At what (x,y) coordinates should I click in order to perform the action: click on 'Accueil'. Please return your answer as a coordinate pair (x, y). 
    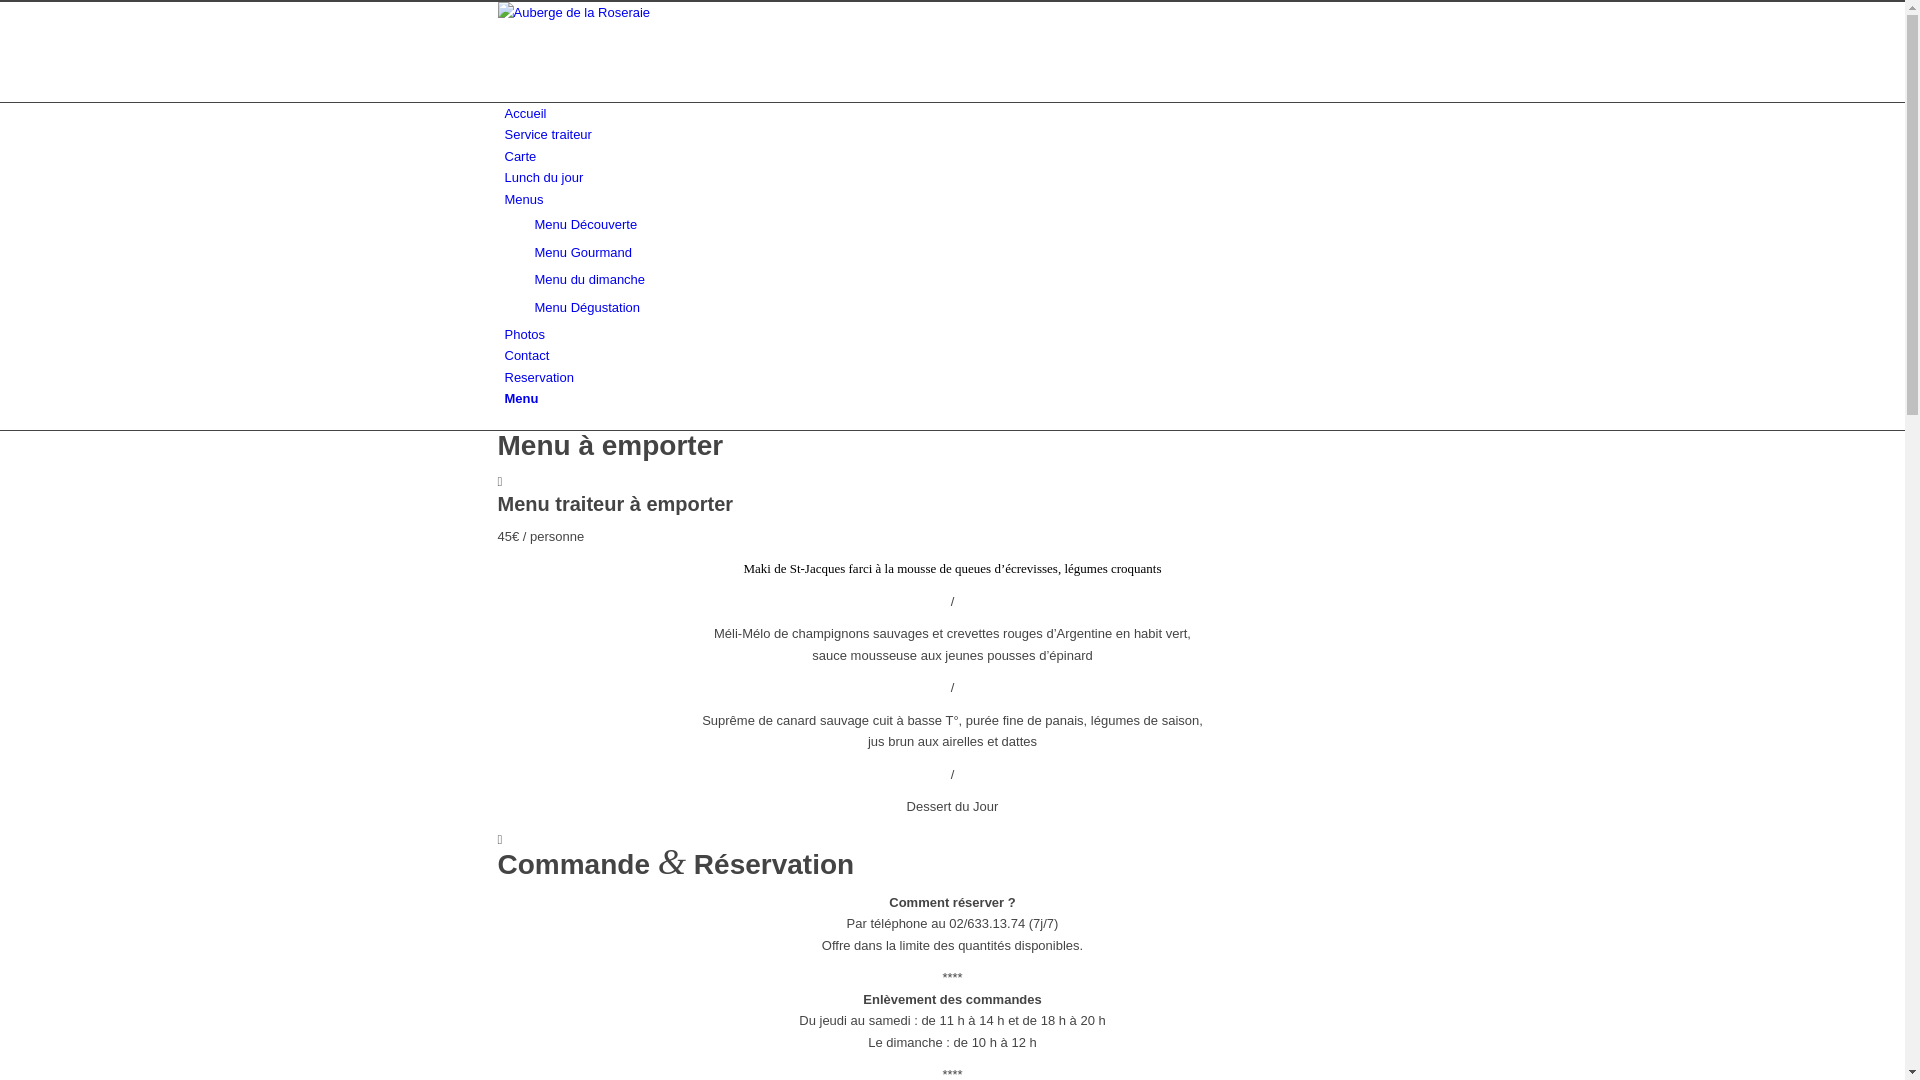
    Looking at the image, I should click on (524, 113).